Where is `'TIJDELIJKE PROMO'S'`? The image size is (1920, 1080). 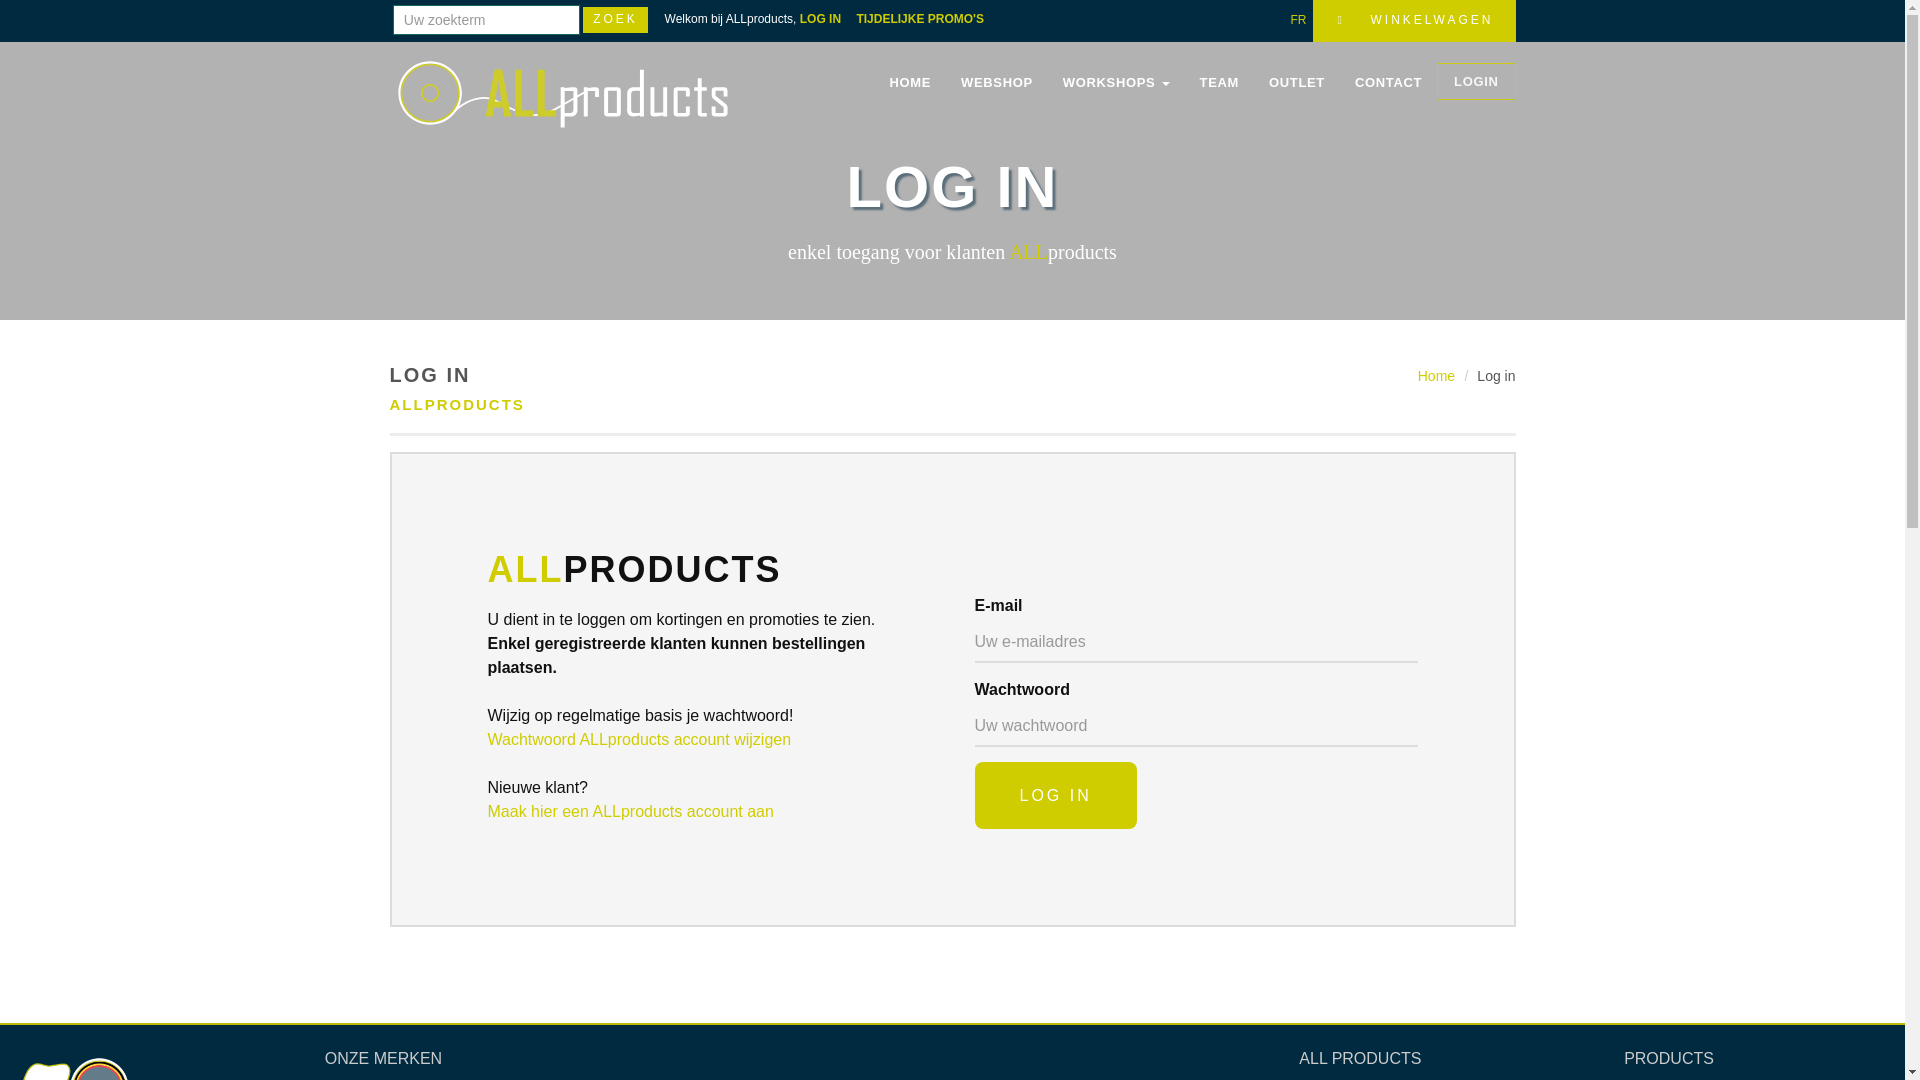 'TIJDELIJKE PROMO'S' is located at coordinates (925, 19).